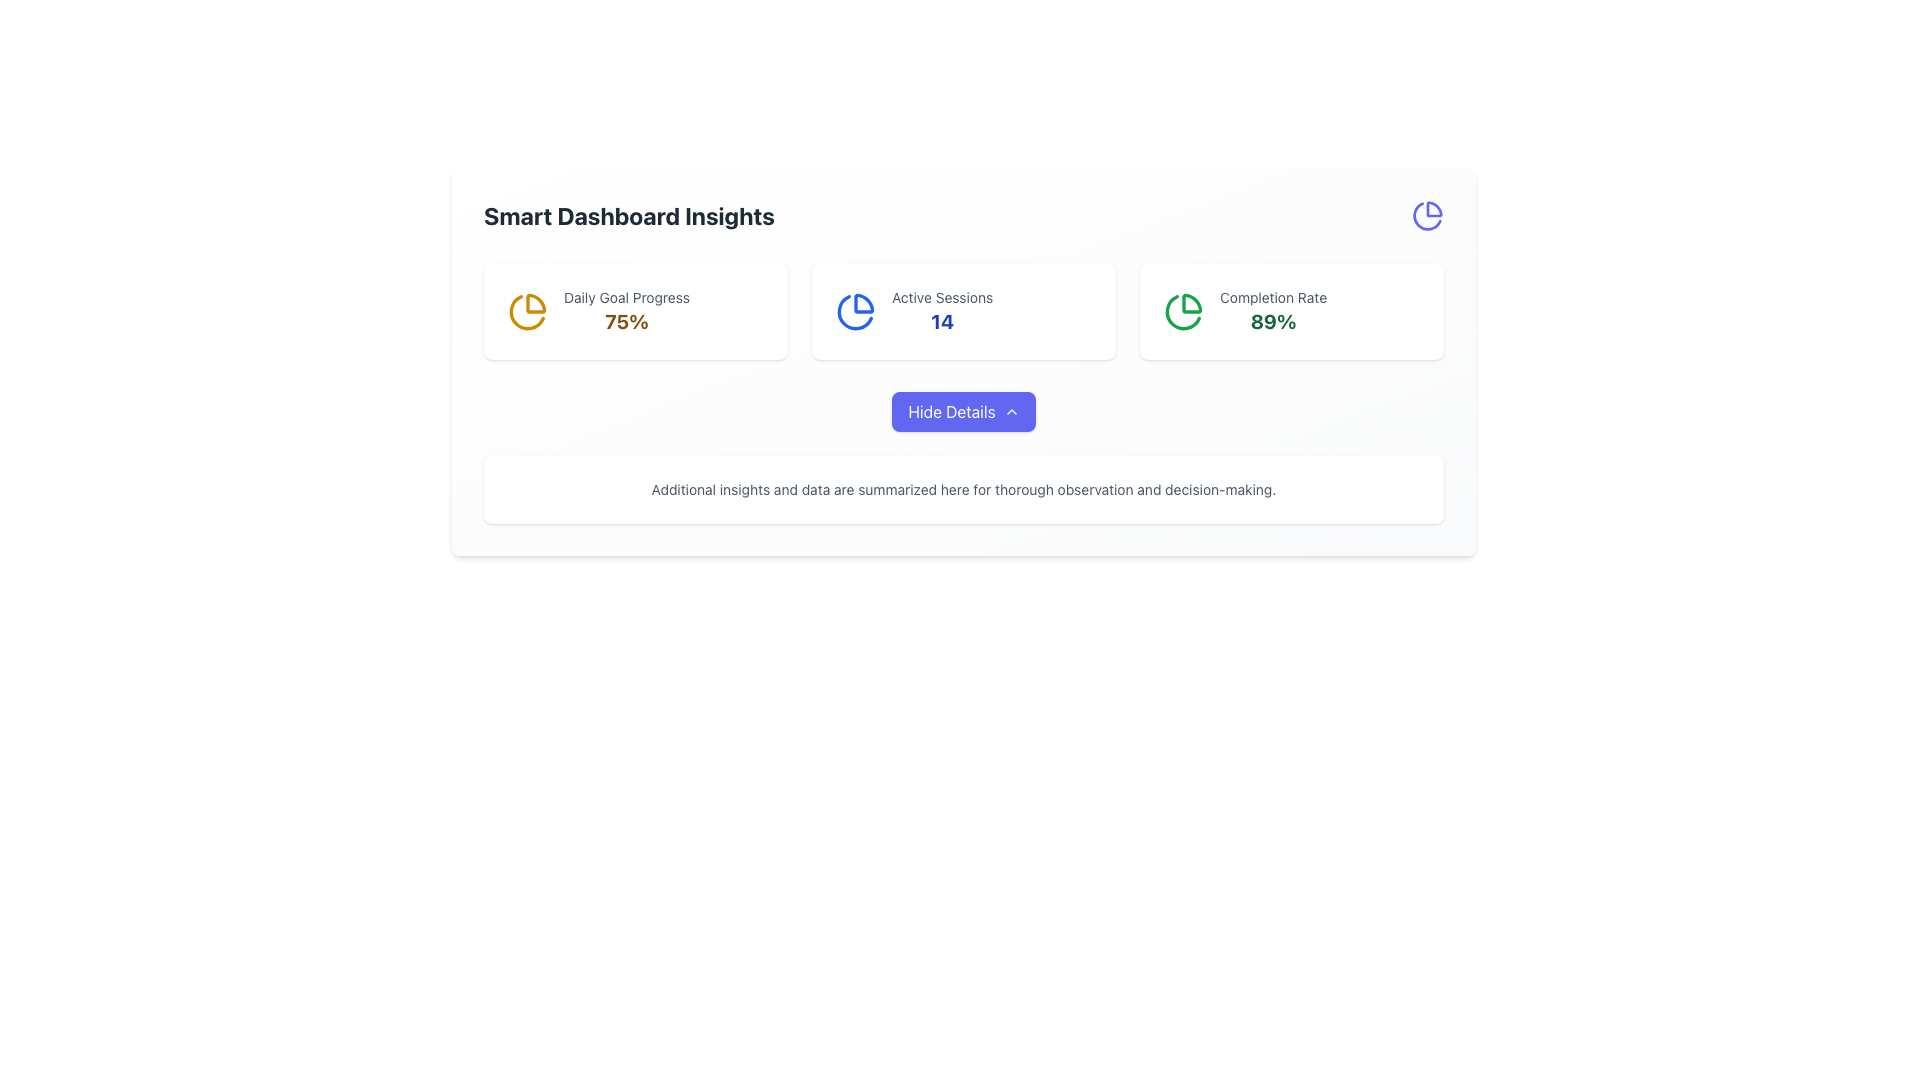 This screenshot has width=1920, height=1080. What do you see at coordinates (1184, 312) in the screenshot?
I see `the 'Completion Rate' icon located to the left of the text 'Completion Rate 89%' in the top right section of the dashboard interface` at bounding box center [1184, 312].